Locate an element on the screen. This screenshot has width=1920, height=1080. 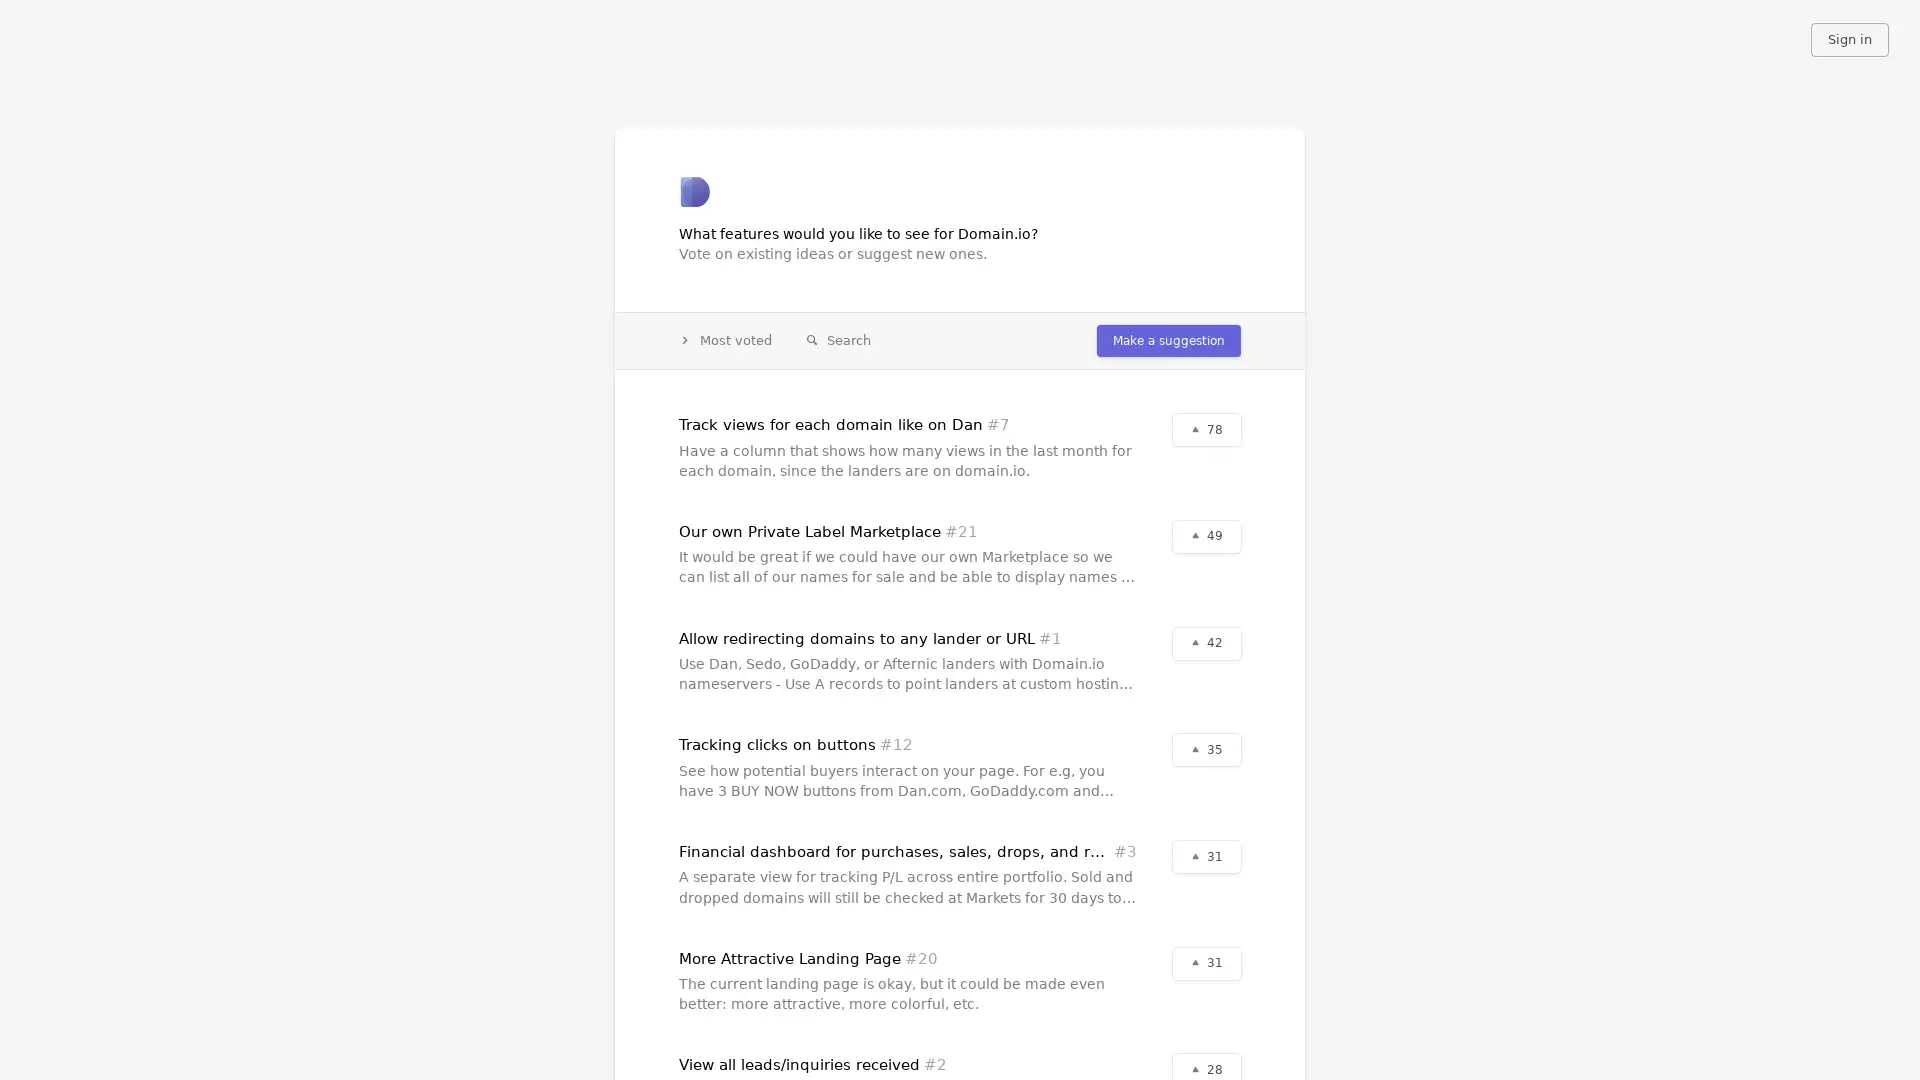
49 is located at coordinates (1205, 535).